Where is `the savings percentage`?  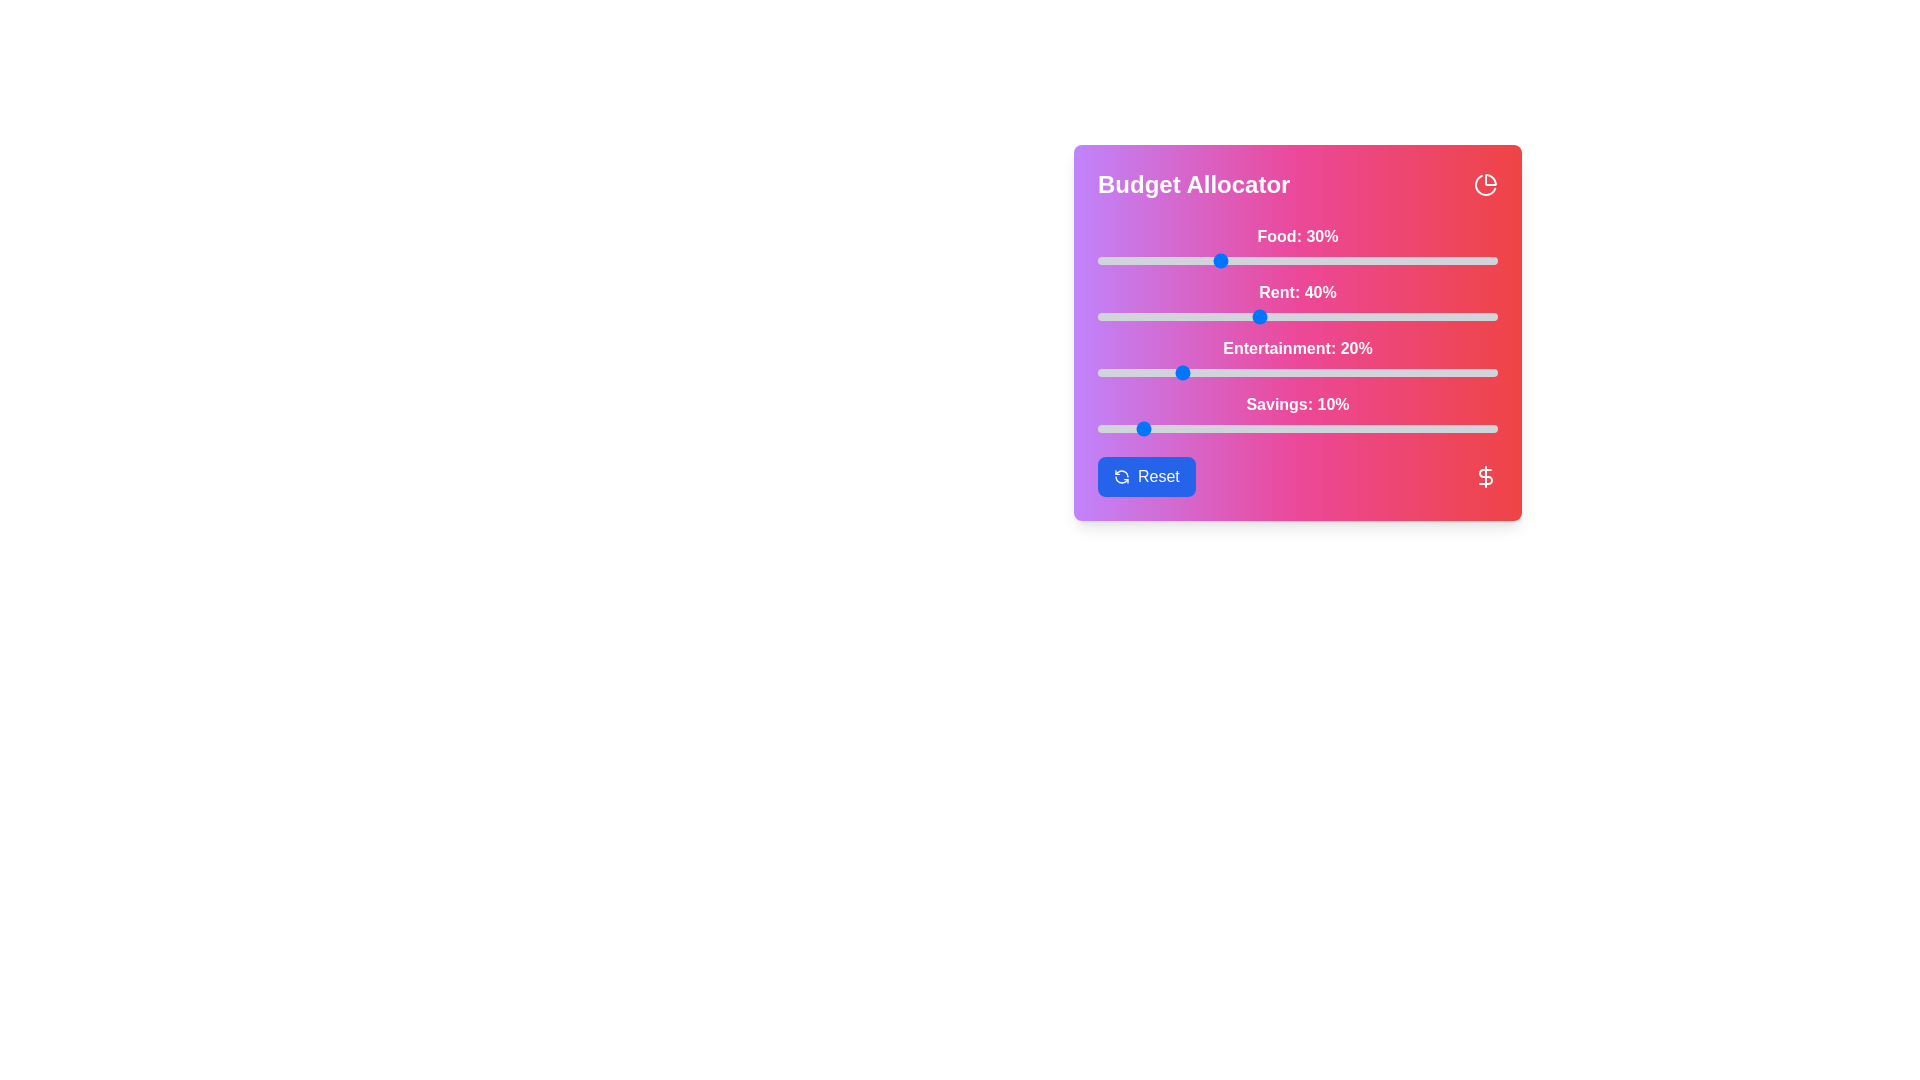 the savings percentage is located at coordinates (1157, 427).